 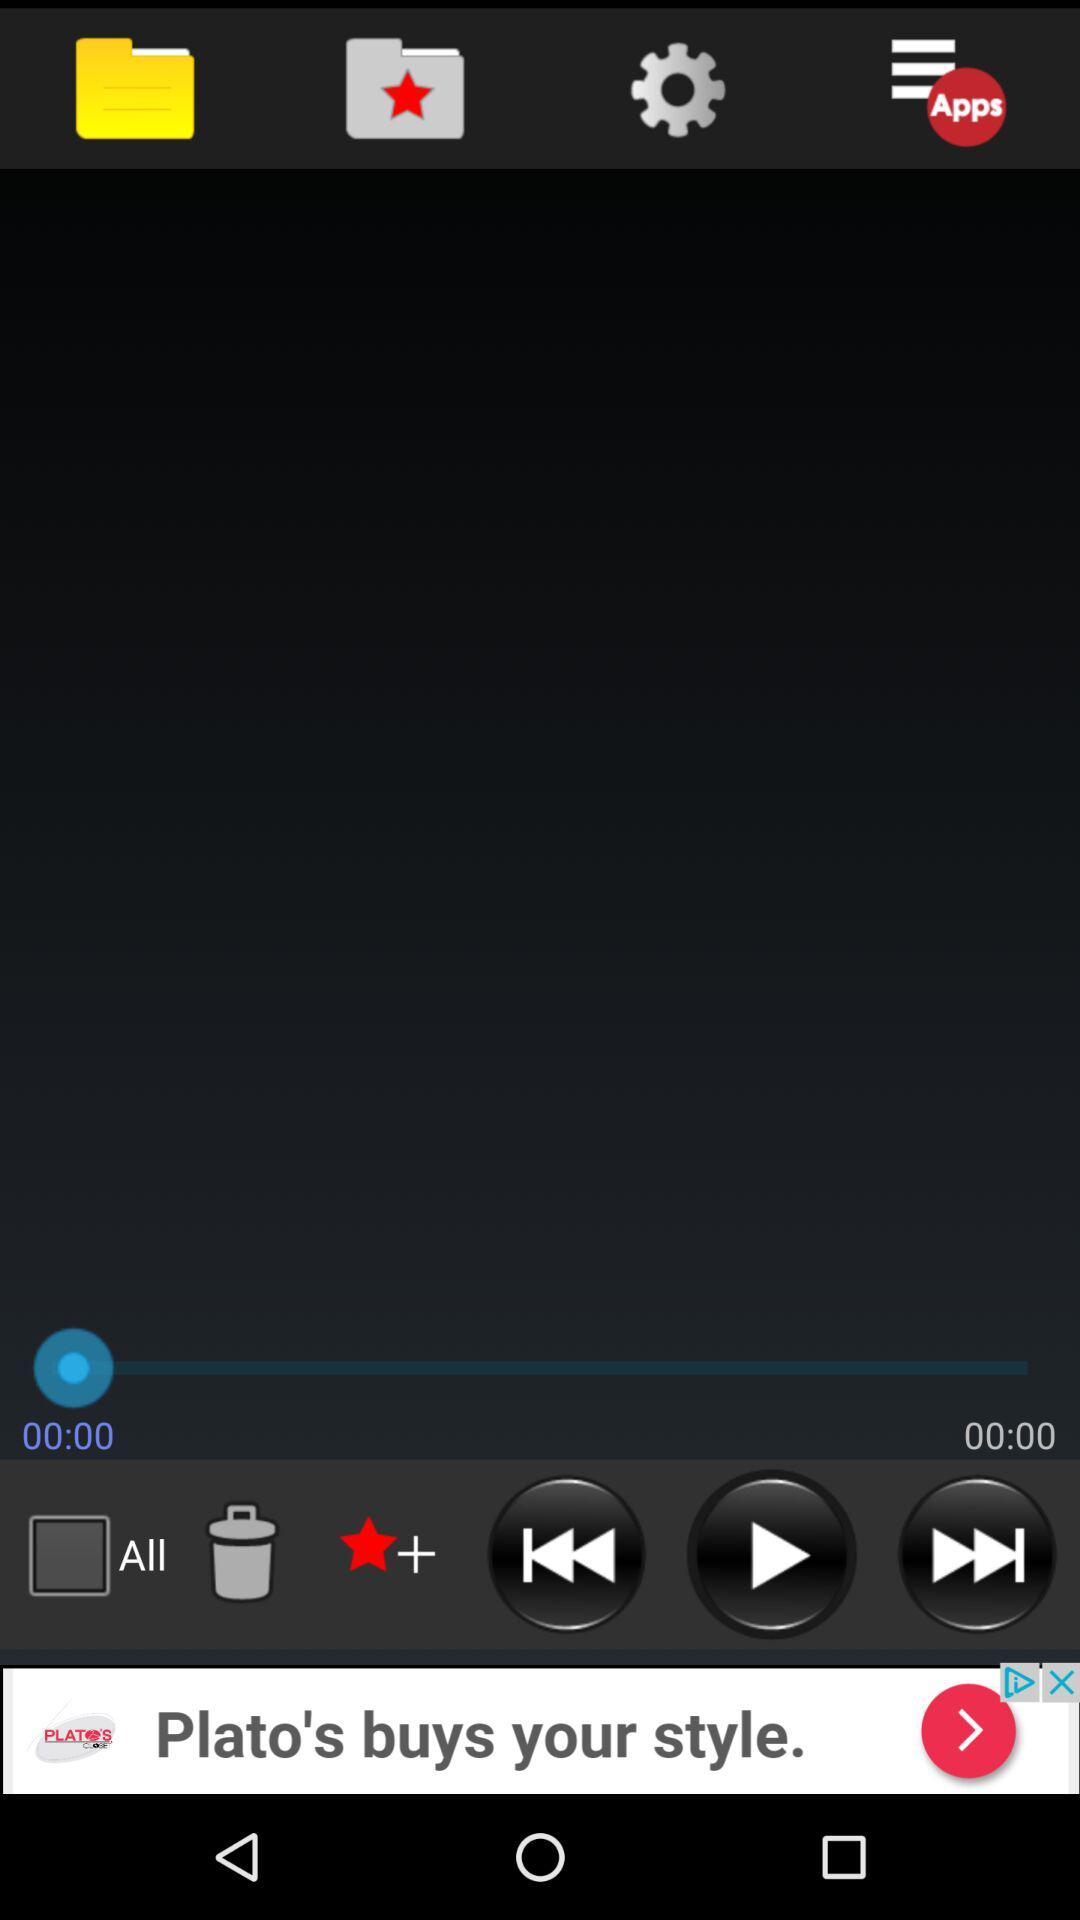 What do you see at coordinates (770, 1553) in the screenshot?
I see `play` at bounding box center [770, 1553].